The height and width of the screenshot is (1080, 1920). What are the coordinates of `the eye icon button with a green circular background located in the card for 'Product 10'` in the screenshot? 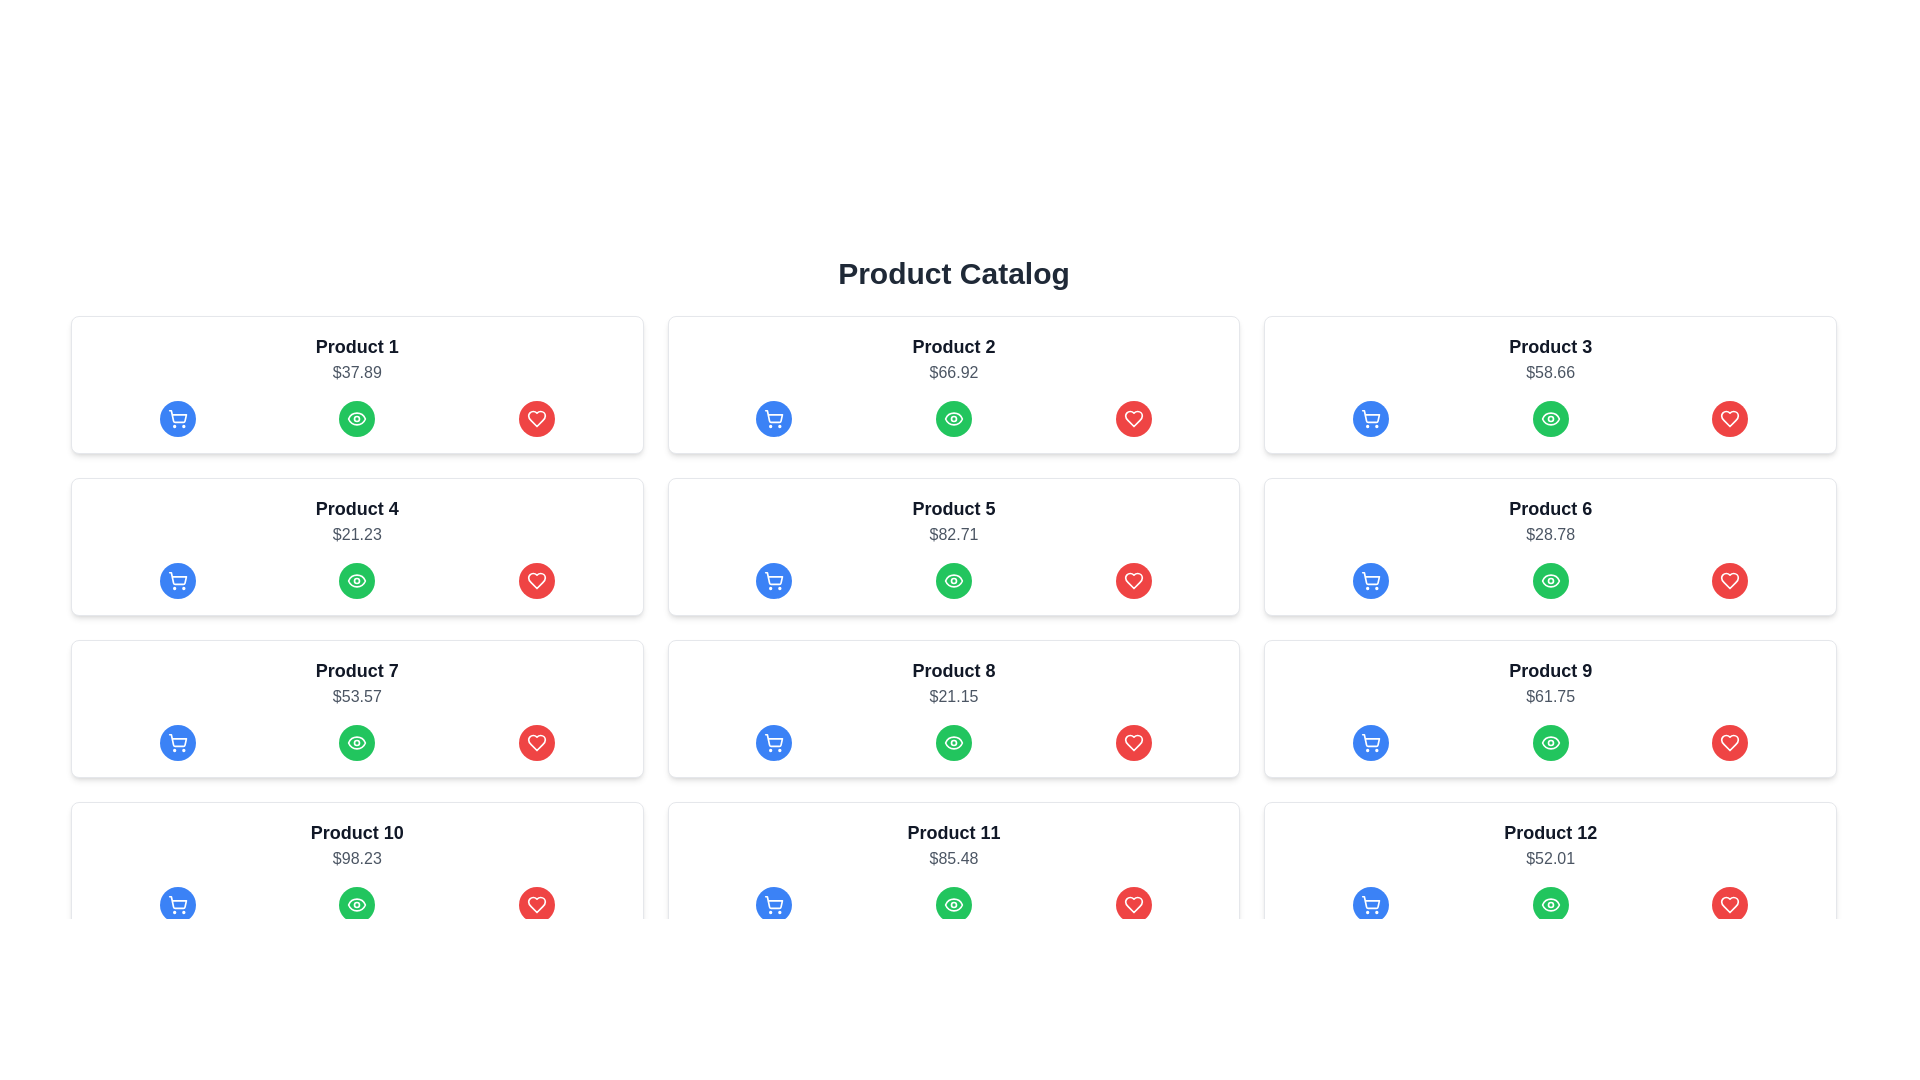 It's located at (357, 905).